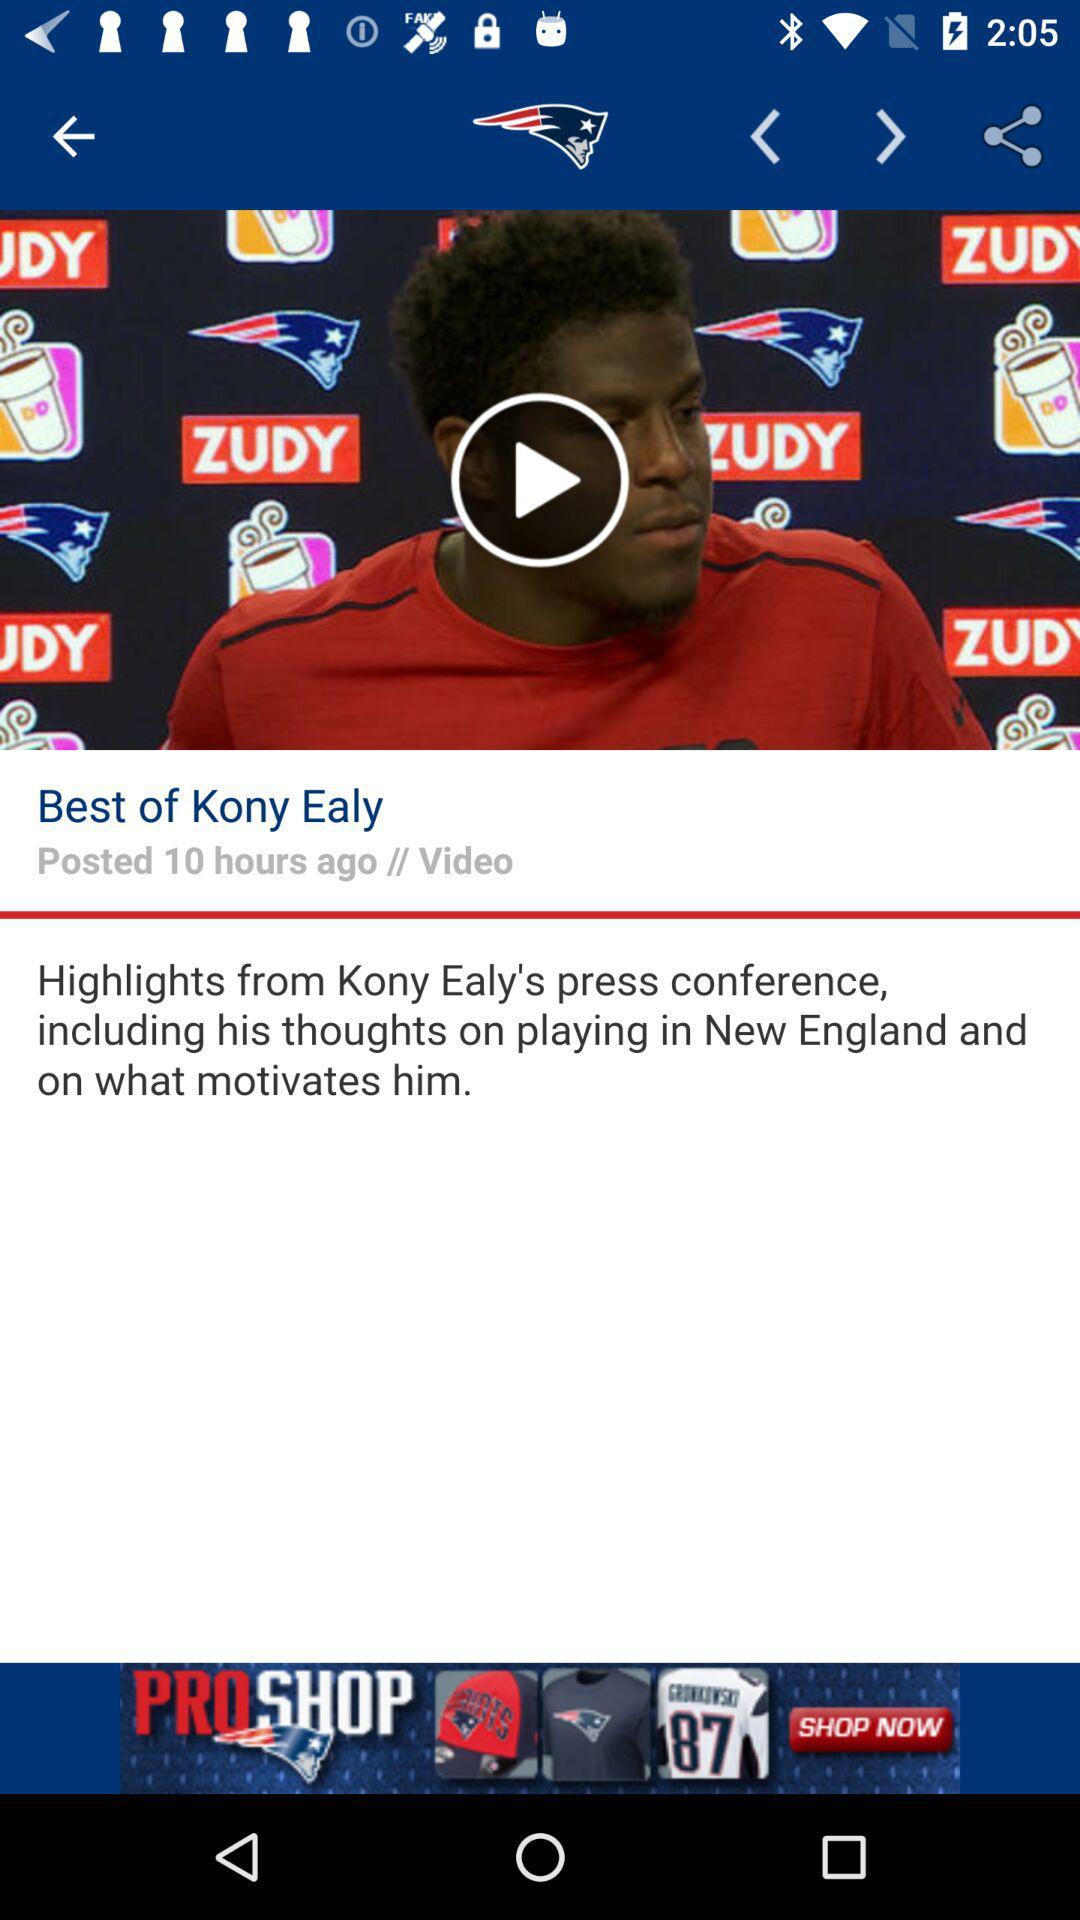  I want to click on advertisement, so click(540, 1727).